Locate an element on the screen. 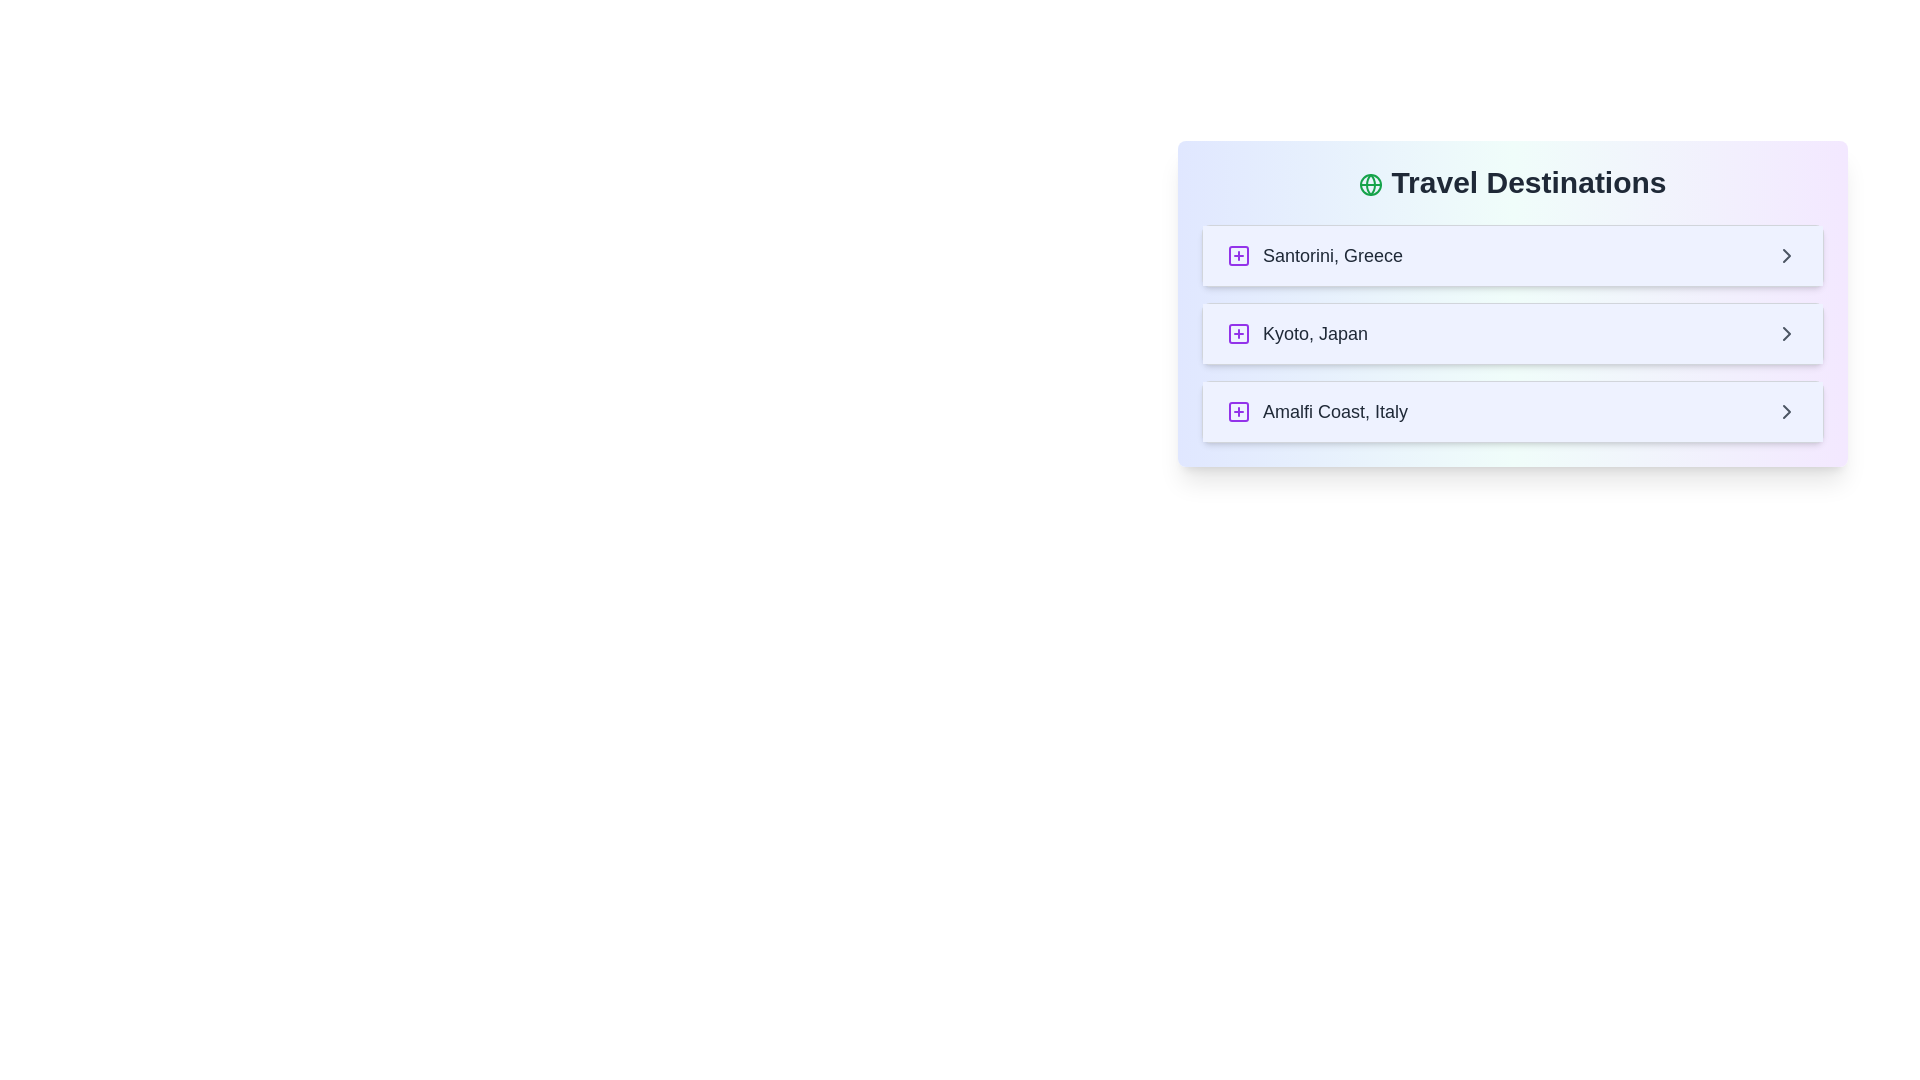 The height and width of the screenshot is (1080, 1920). the second list item for 'Kyoto, Japan' is located at coordinates (1512, 333).